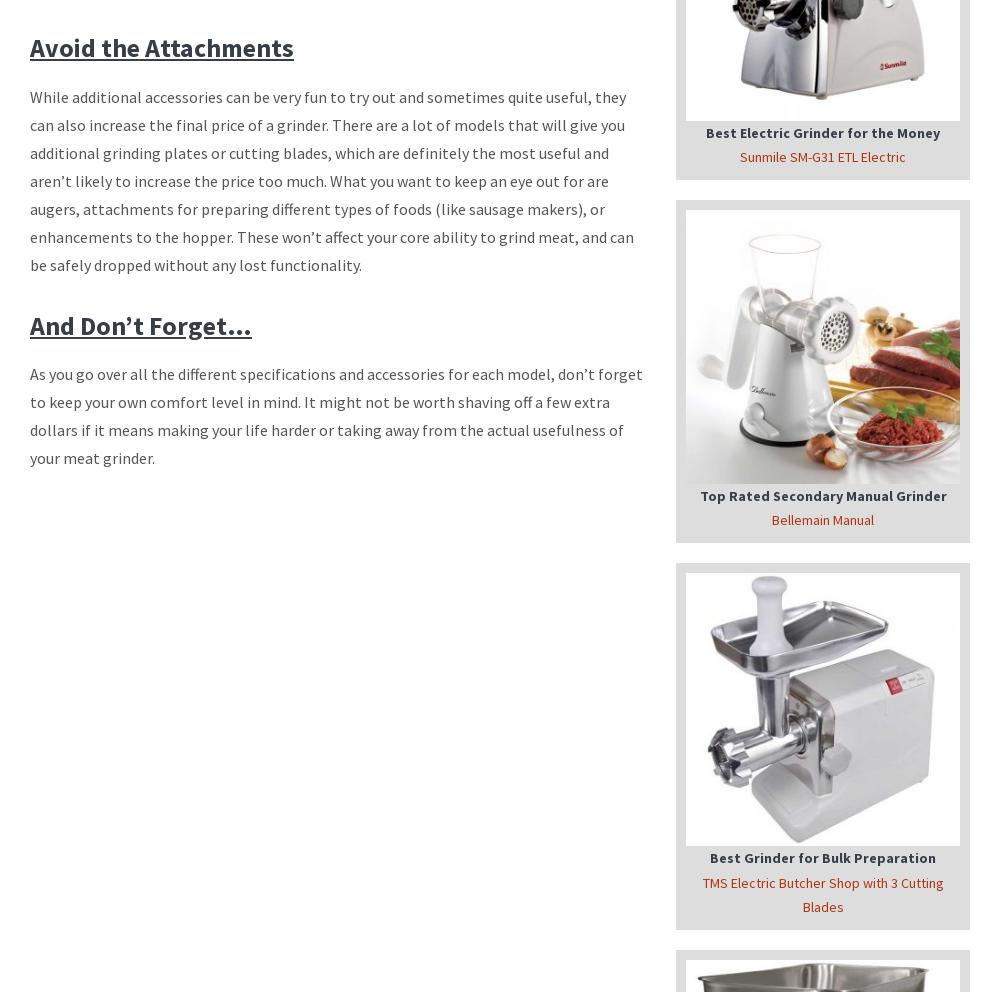  I want to click on 'Top Rated Secondary Manual Grinder', so click(821, 495).